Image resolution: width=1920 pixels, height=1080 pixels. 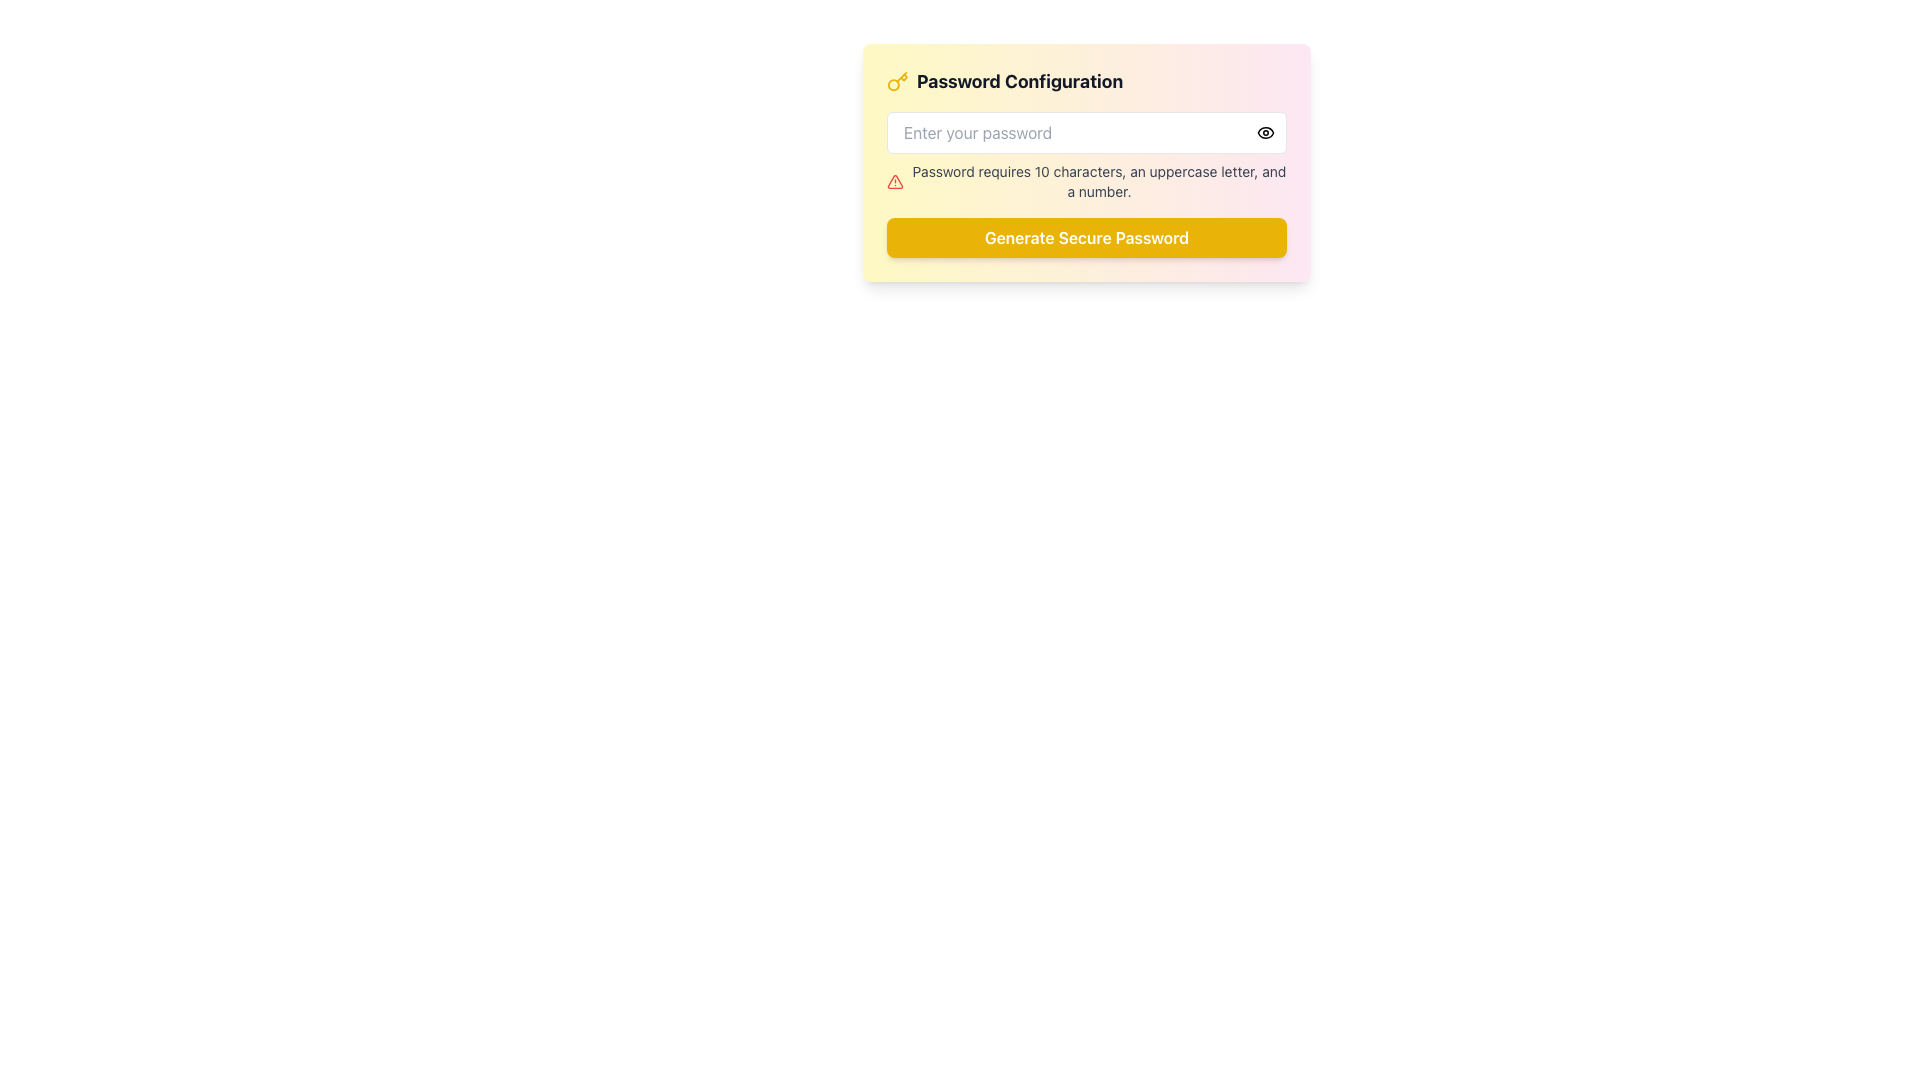 What do you see at coordinates (1085, 181) in the screenshot?
I see `the validation feedback text element that reads 'Password requires 10 characters, an uppercase letter, and a number.' which is styled in muted gray and positioned below the password input field` at bounding box center [1085, 181].